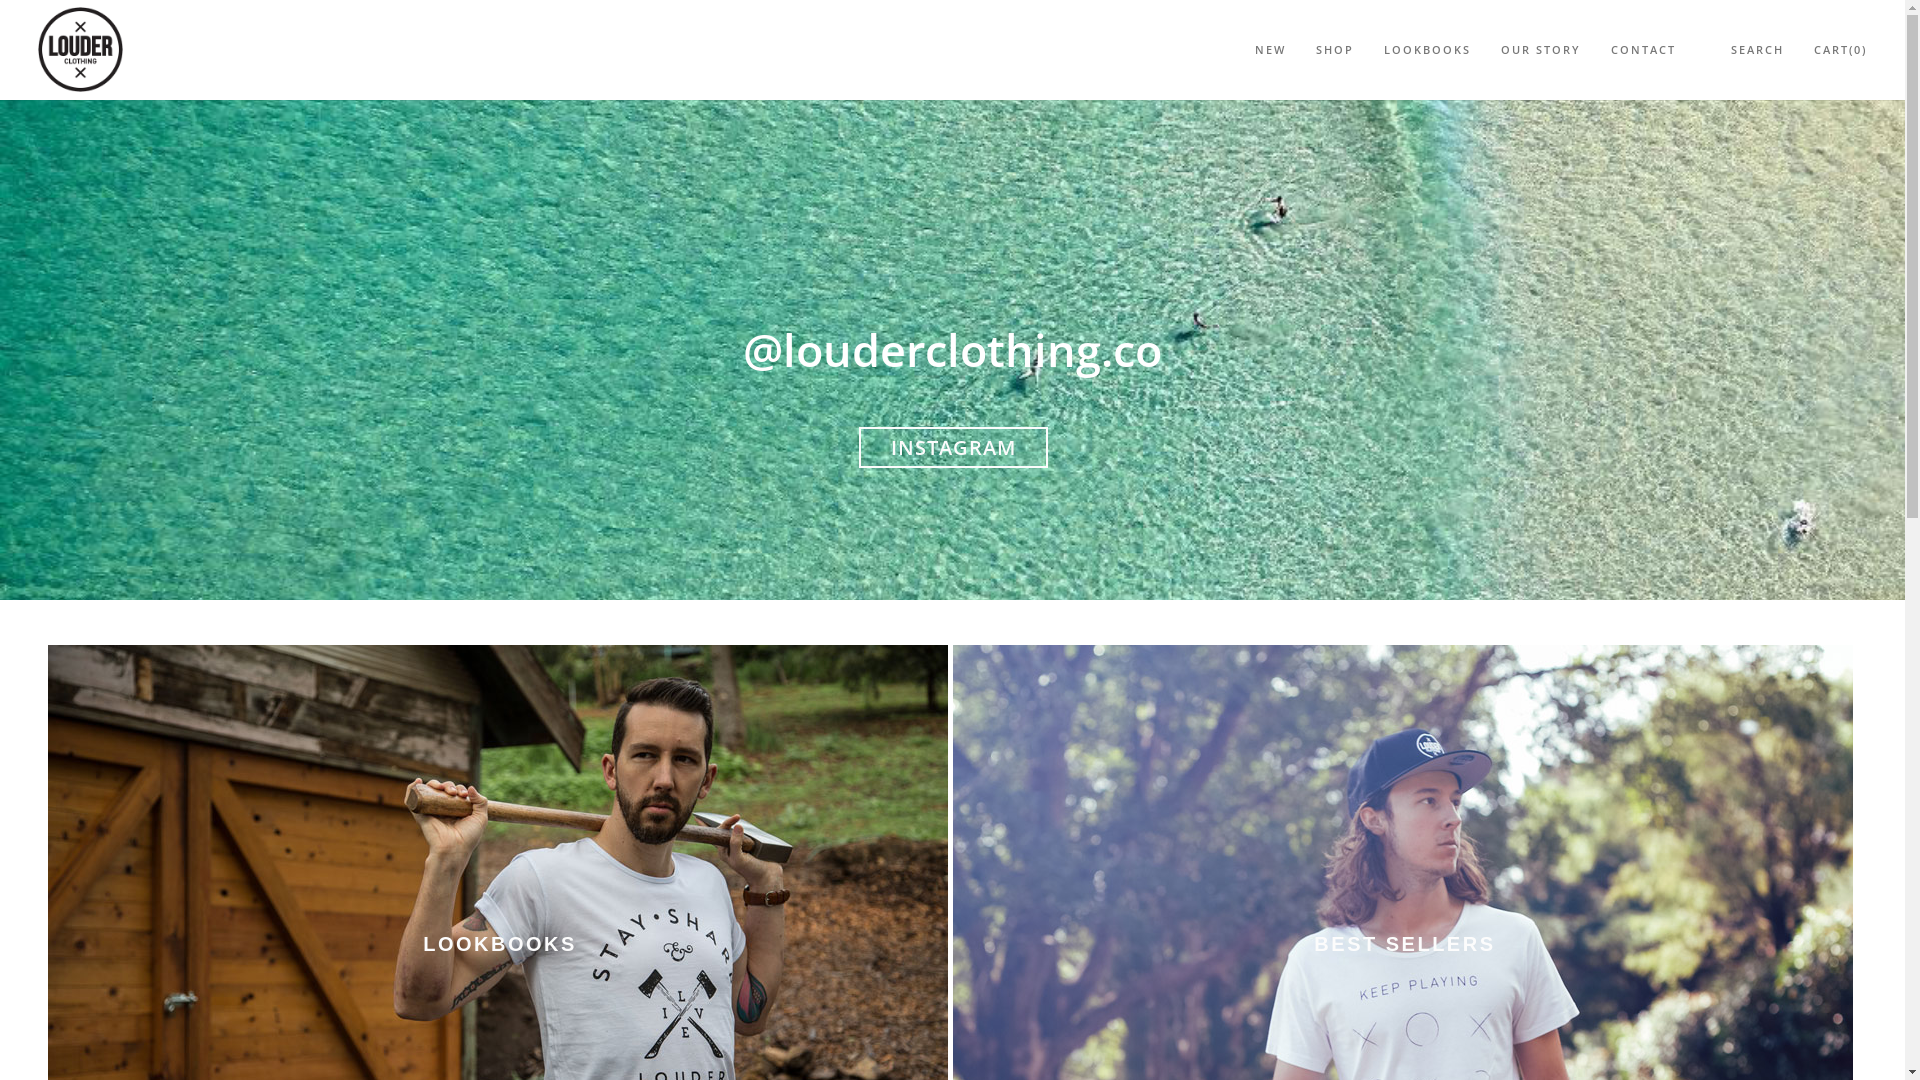 The image size is (1920, 1080). I want to click on 'SEARCH', so click(1756, 49).